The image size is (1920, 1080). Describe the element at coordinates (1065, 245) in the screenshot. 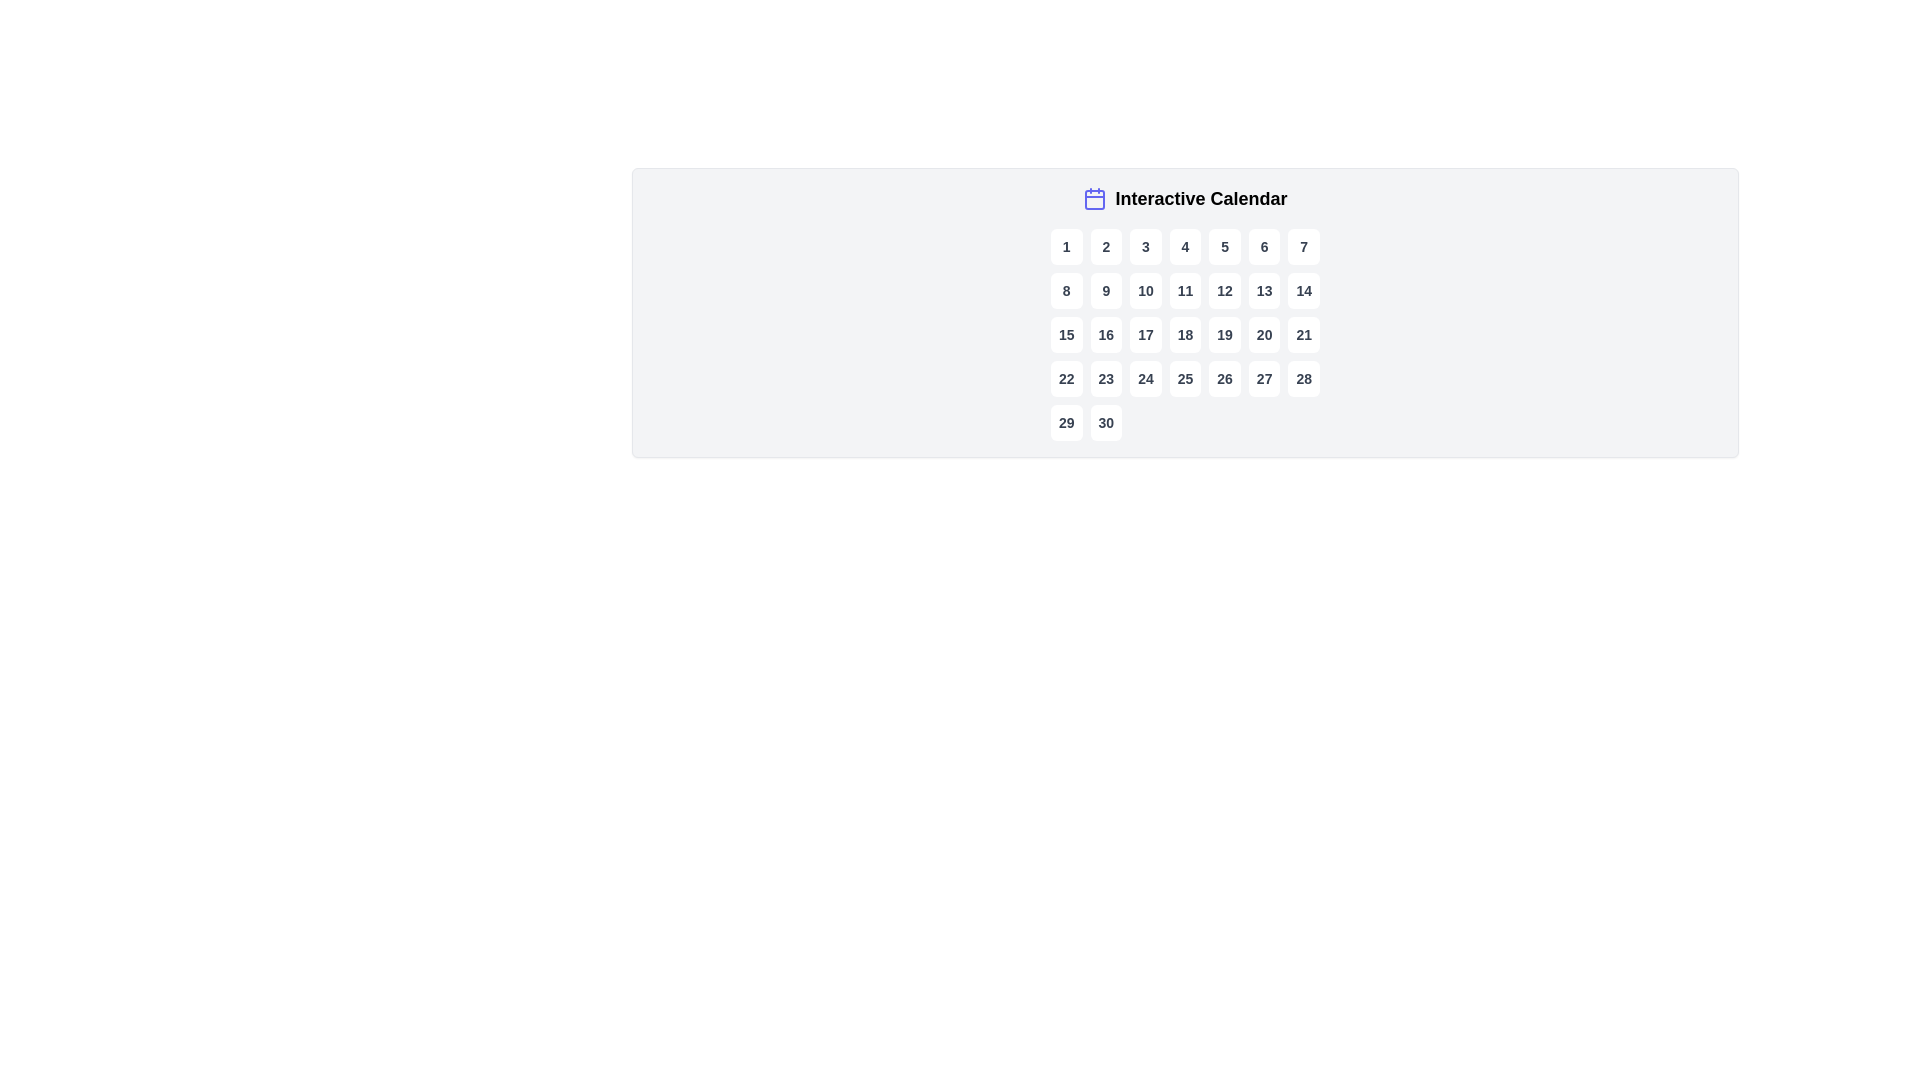

I see `the rounded square button labeled '1' in the top-left corner of the calendar grid` at that location.